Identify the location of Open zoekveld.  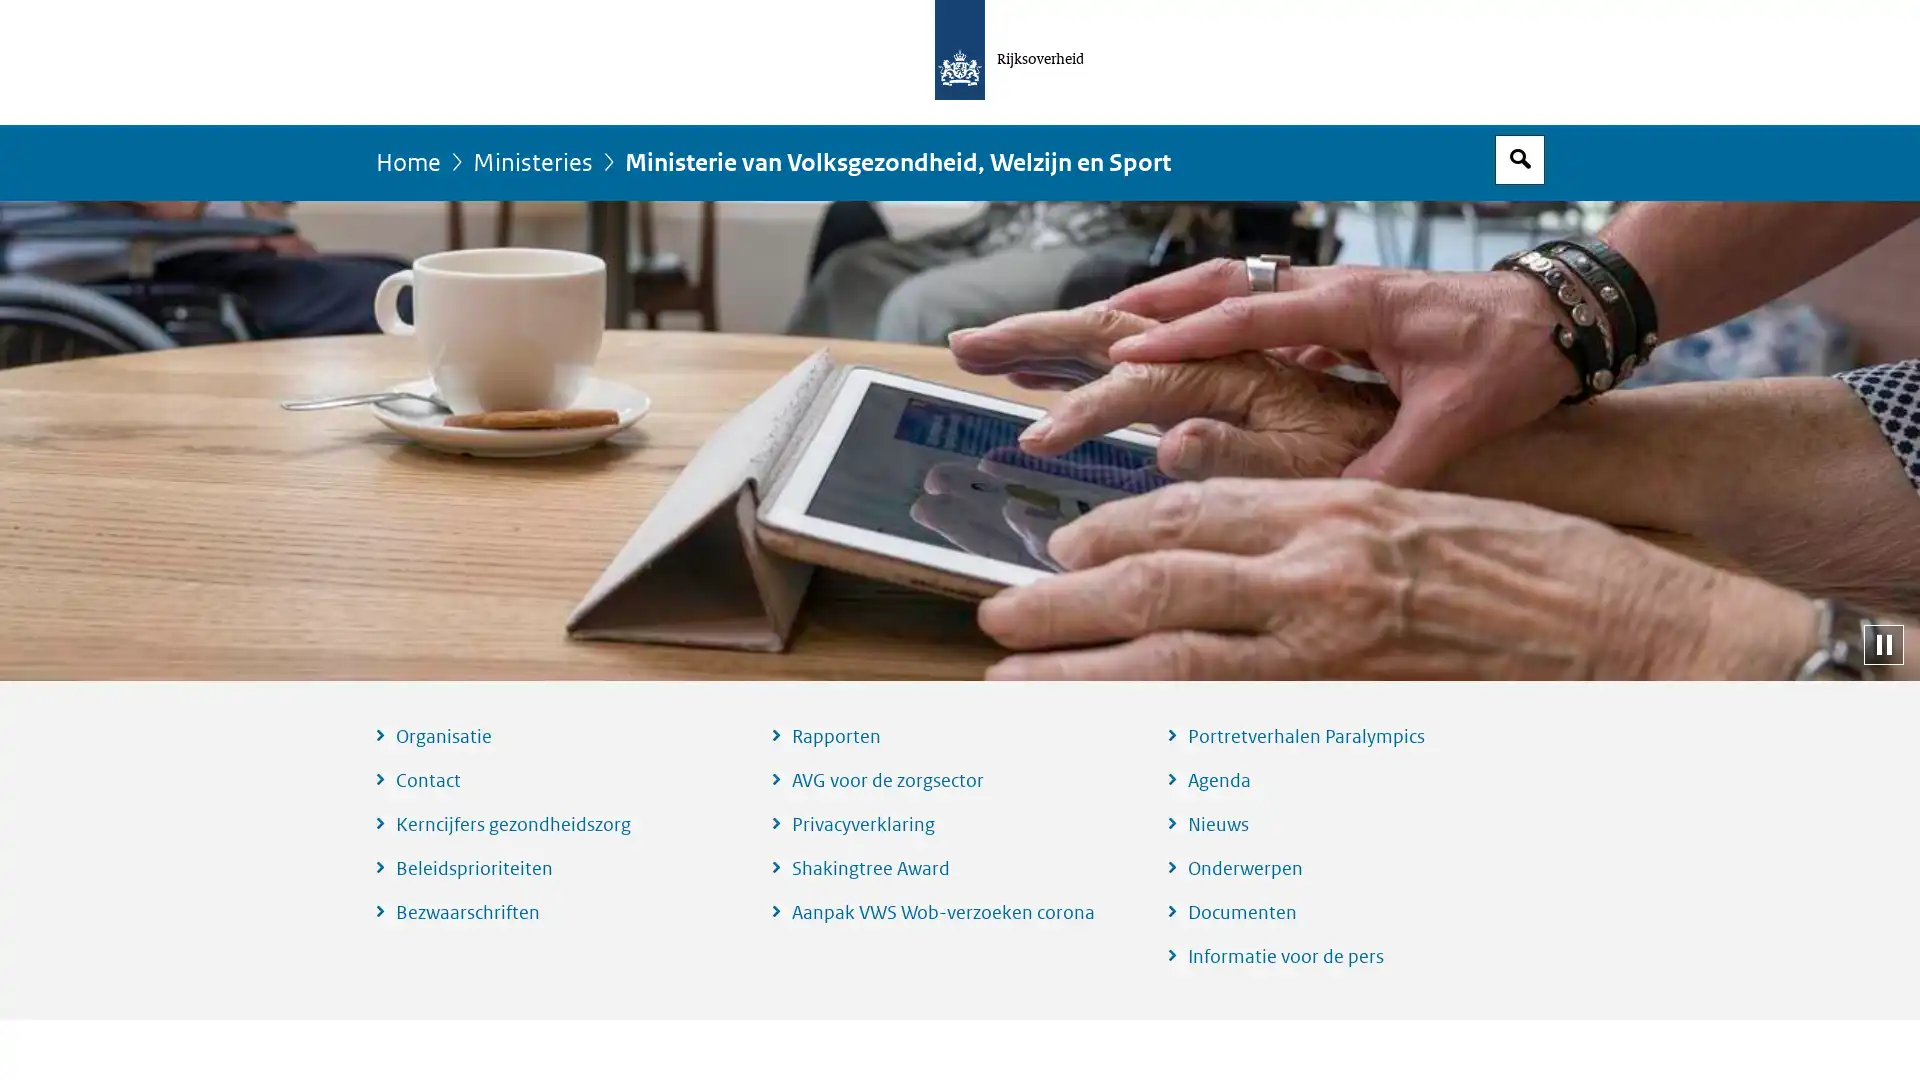
(1520, 158).